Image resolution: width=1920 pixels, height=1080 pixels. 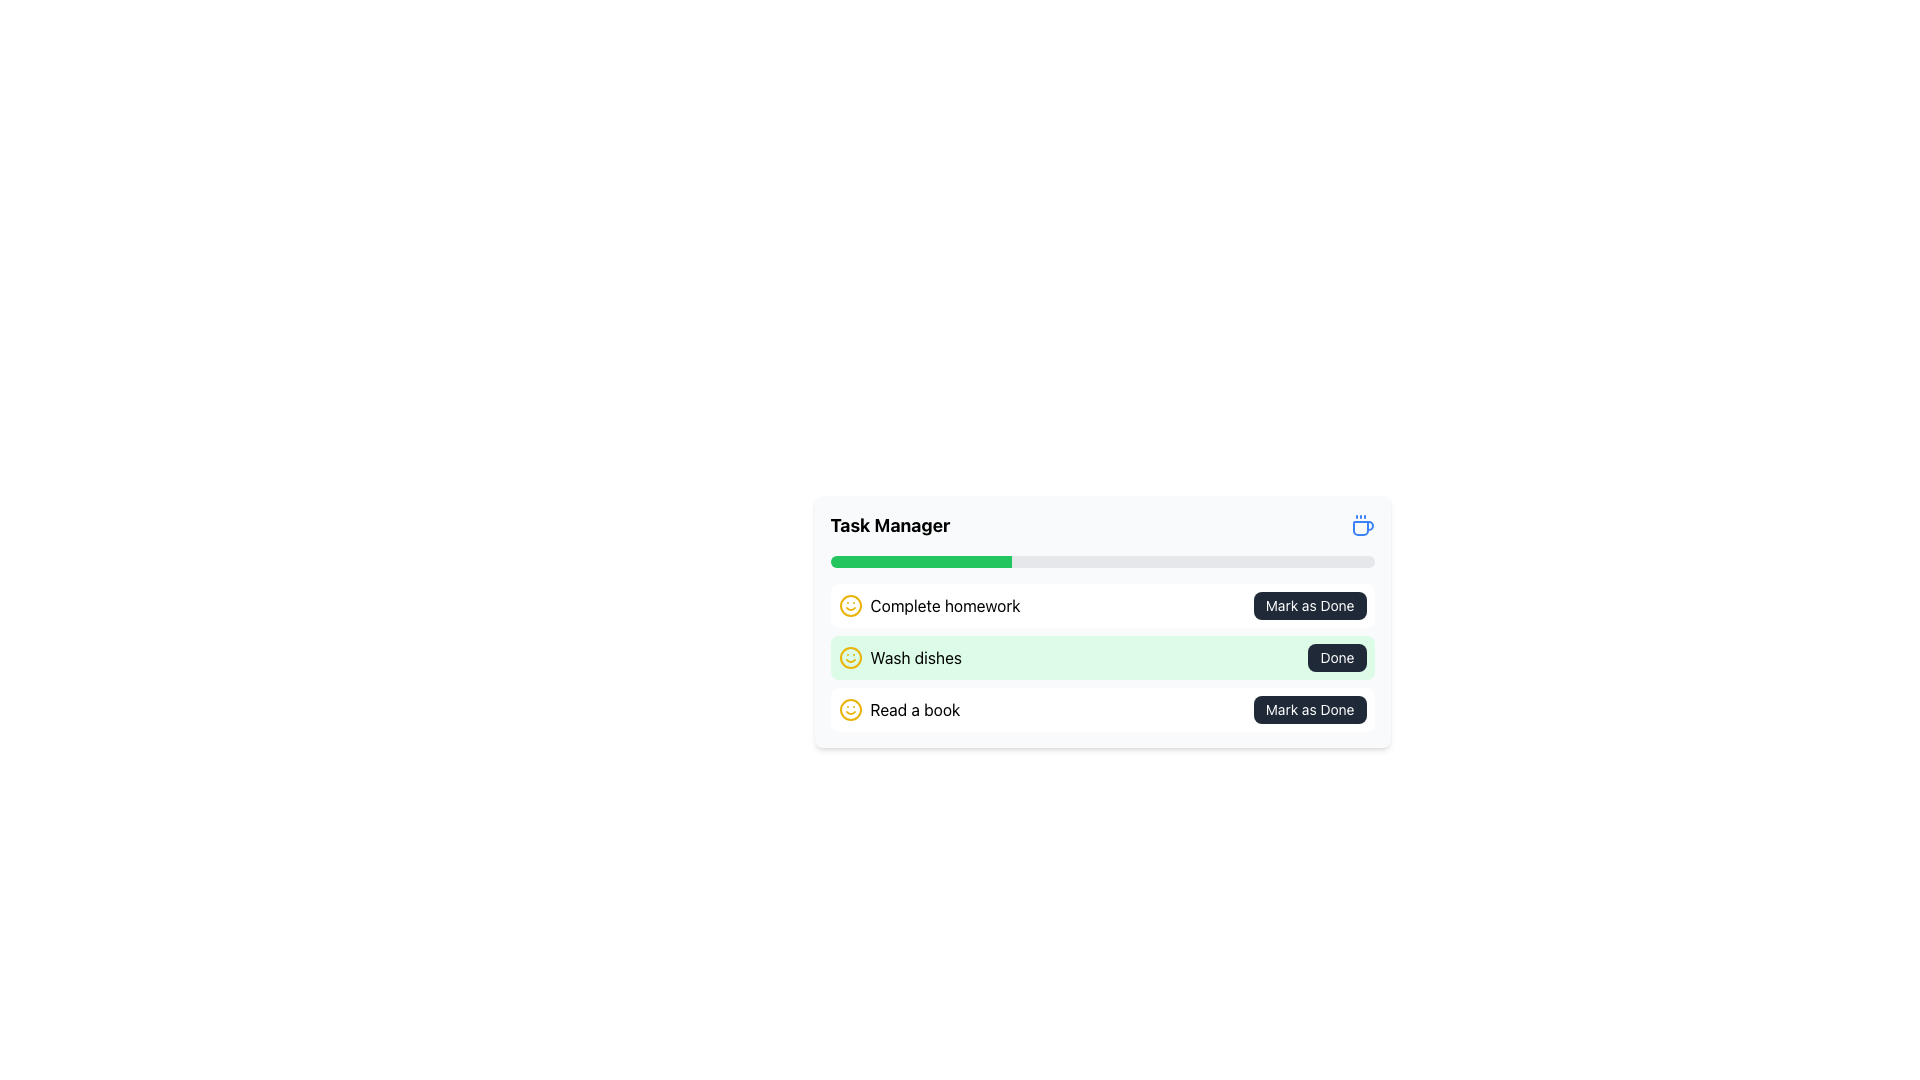 I want to click on the status of the task row indicating completion of 'Wash dishes' in the Task Manager, which is the second row in the task list, so click(x=1101, y=658).